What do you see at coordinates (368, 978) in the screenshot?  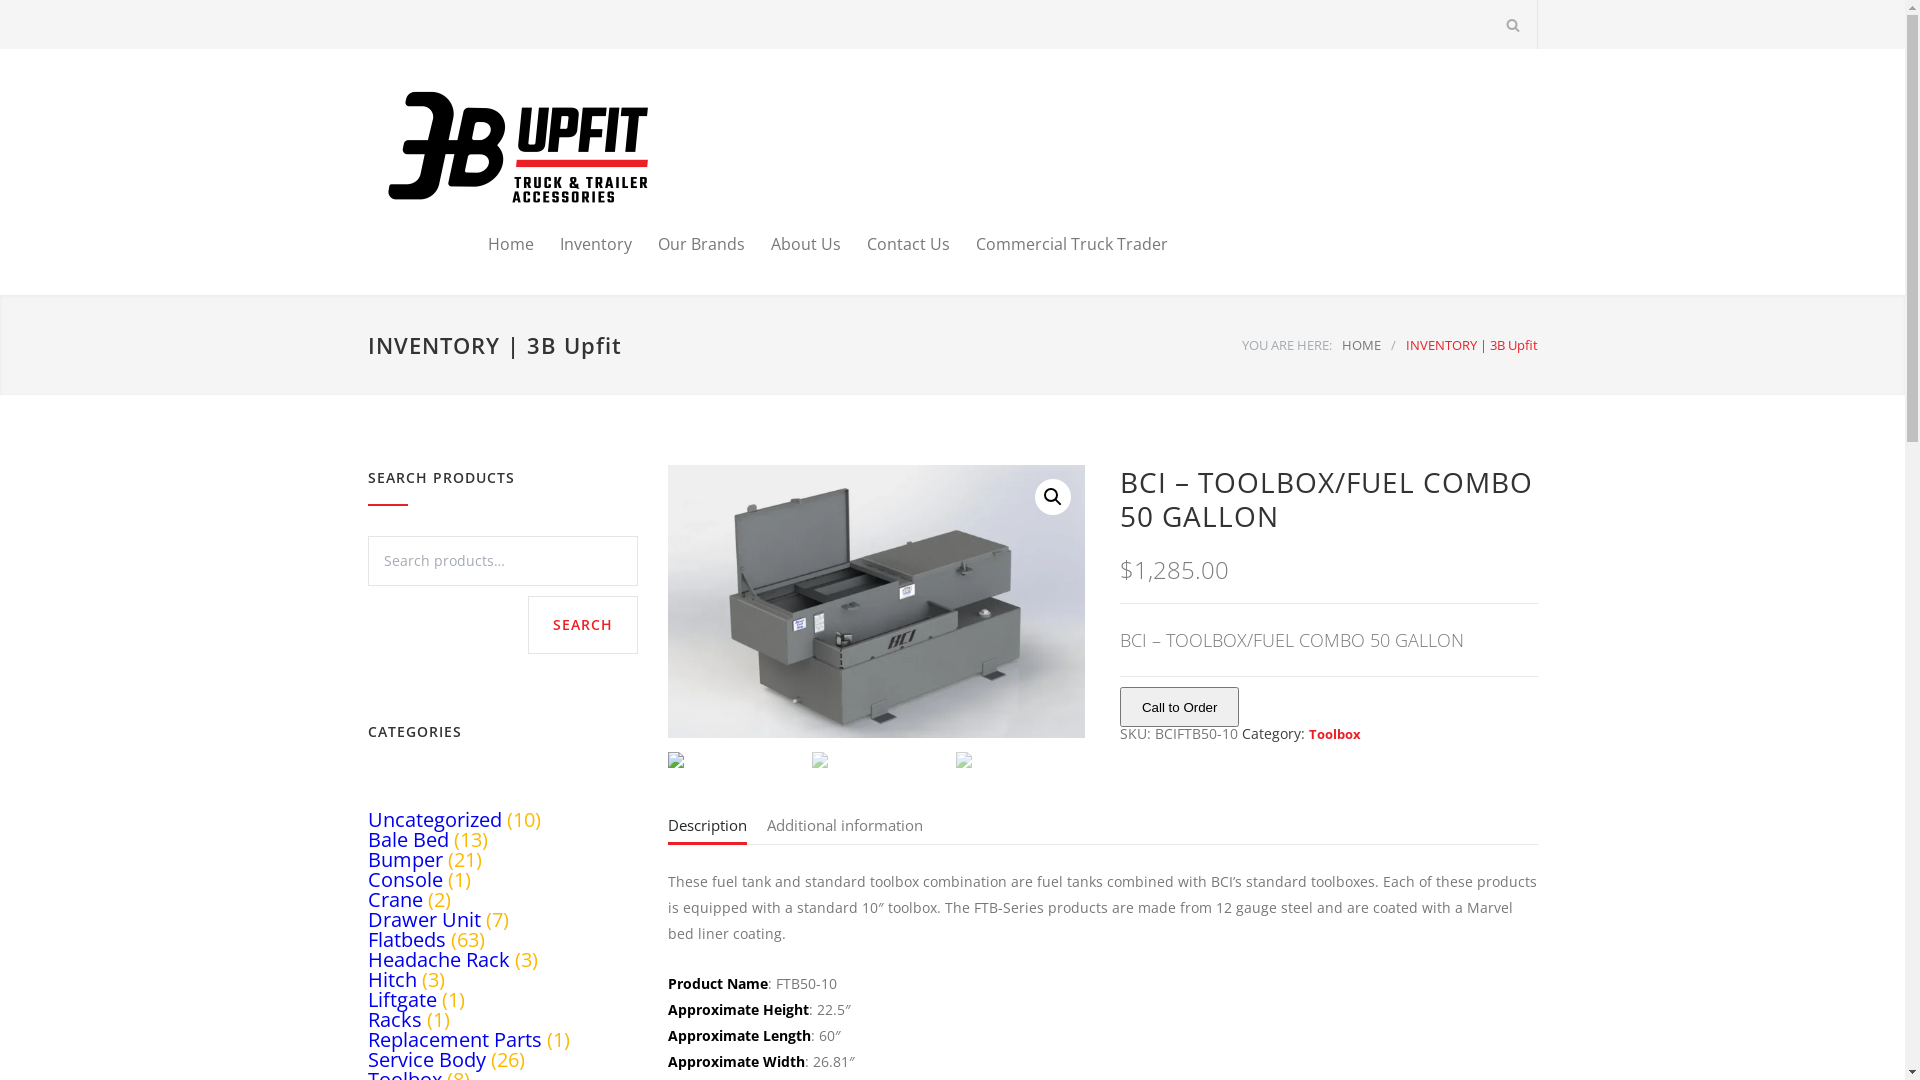 I see `'Hitch'` at bounding box center [368, 978].